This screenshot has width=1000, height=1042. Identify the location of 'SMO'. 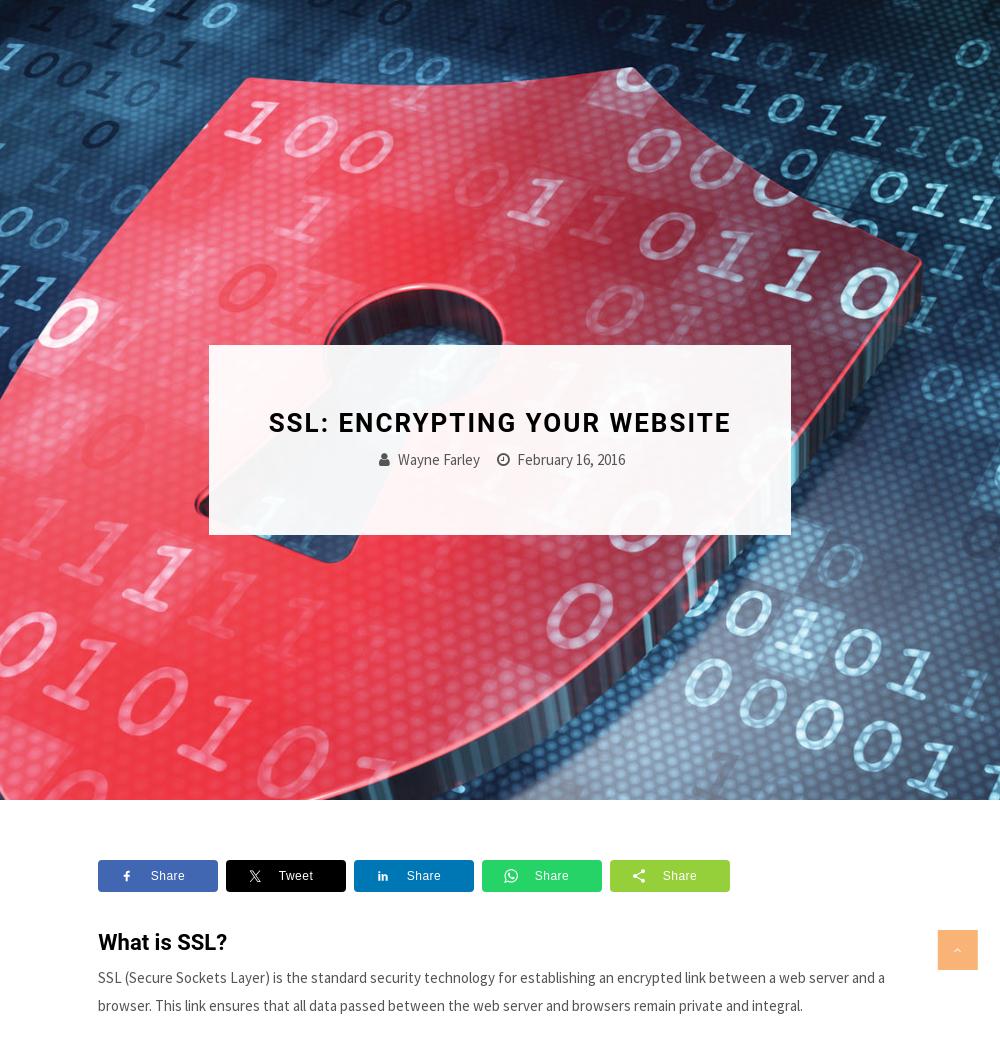
(680, 844).